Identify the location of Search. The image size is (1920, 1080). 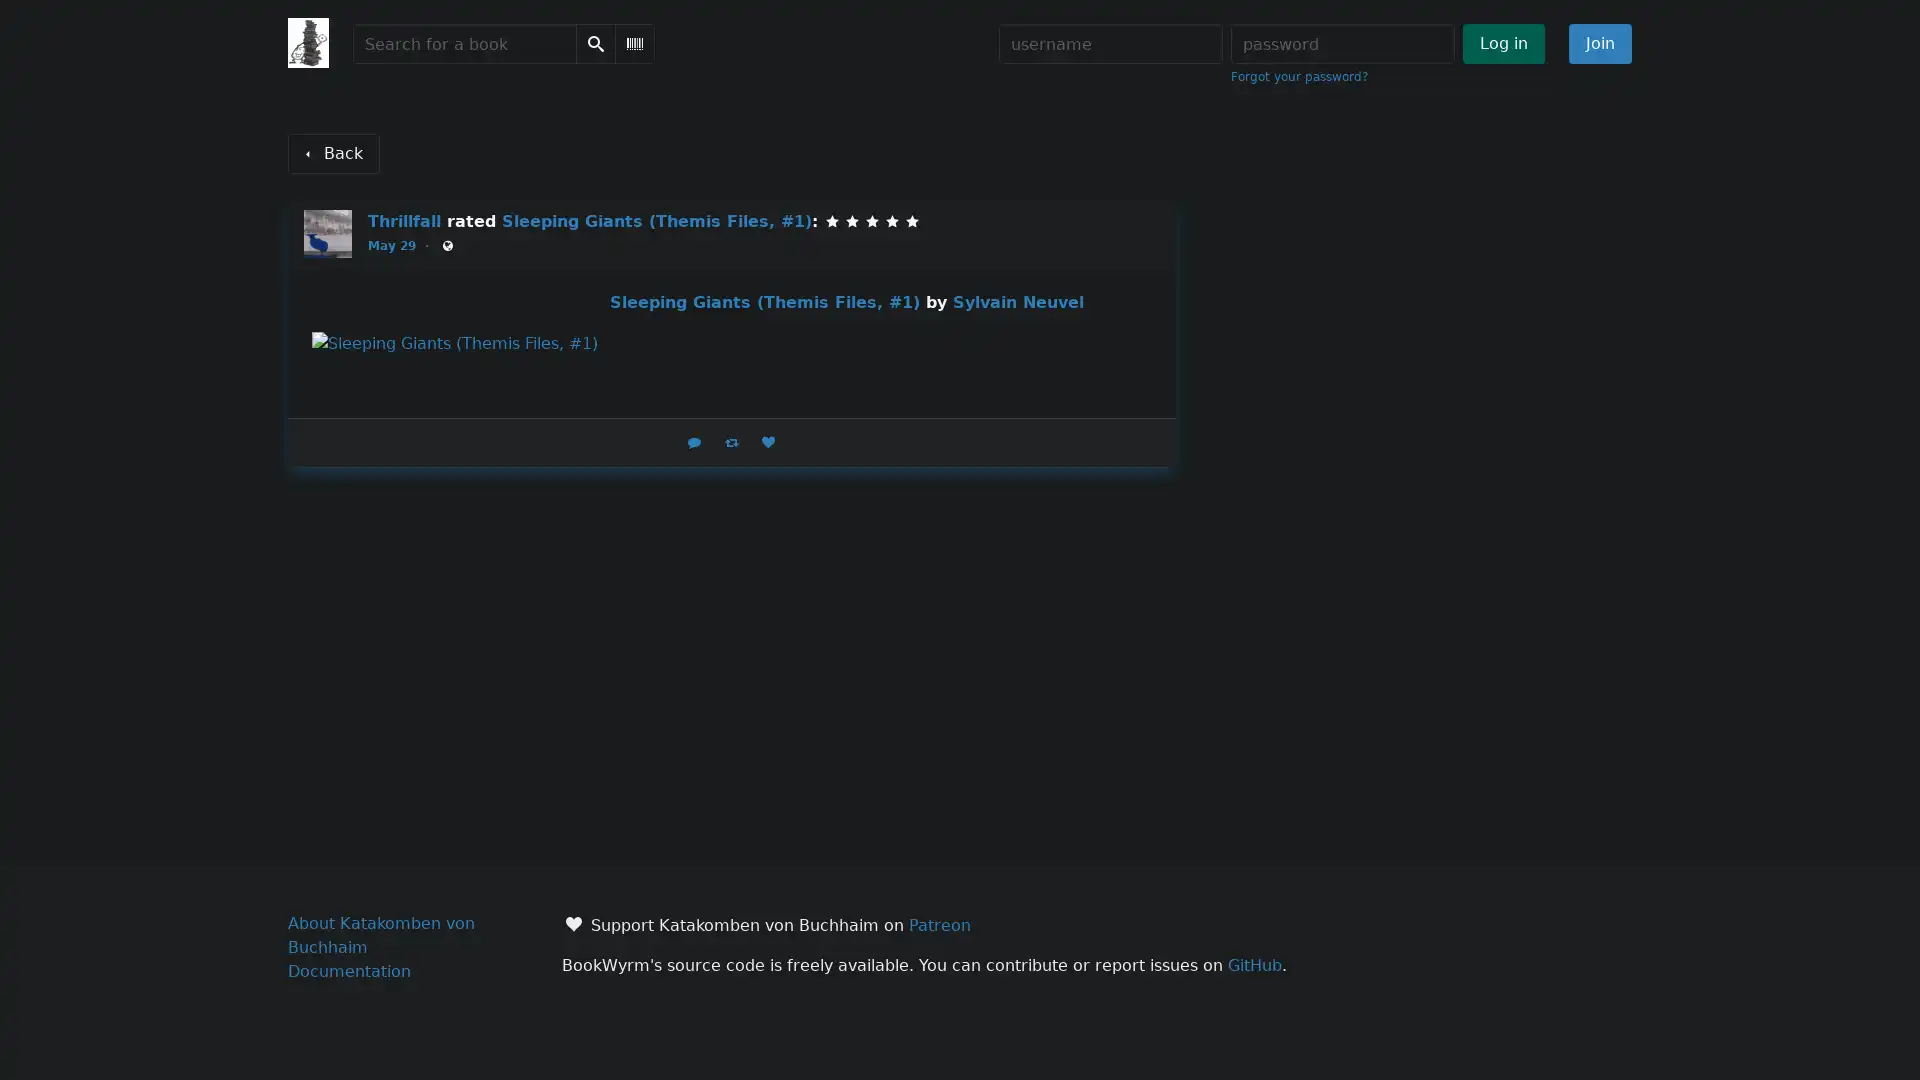
(594, 43).